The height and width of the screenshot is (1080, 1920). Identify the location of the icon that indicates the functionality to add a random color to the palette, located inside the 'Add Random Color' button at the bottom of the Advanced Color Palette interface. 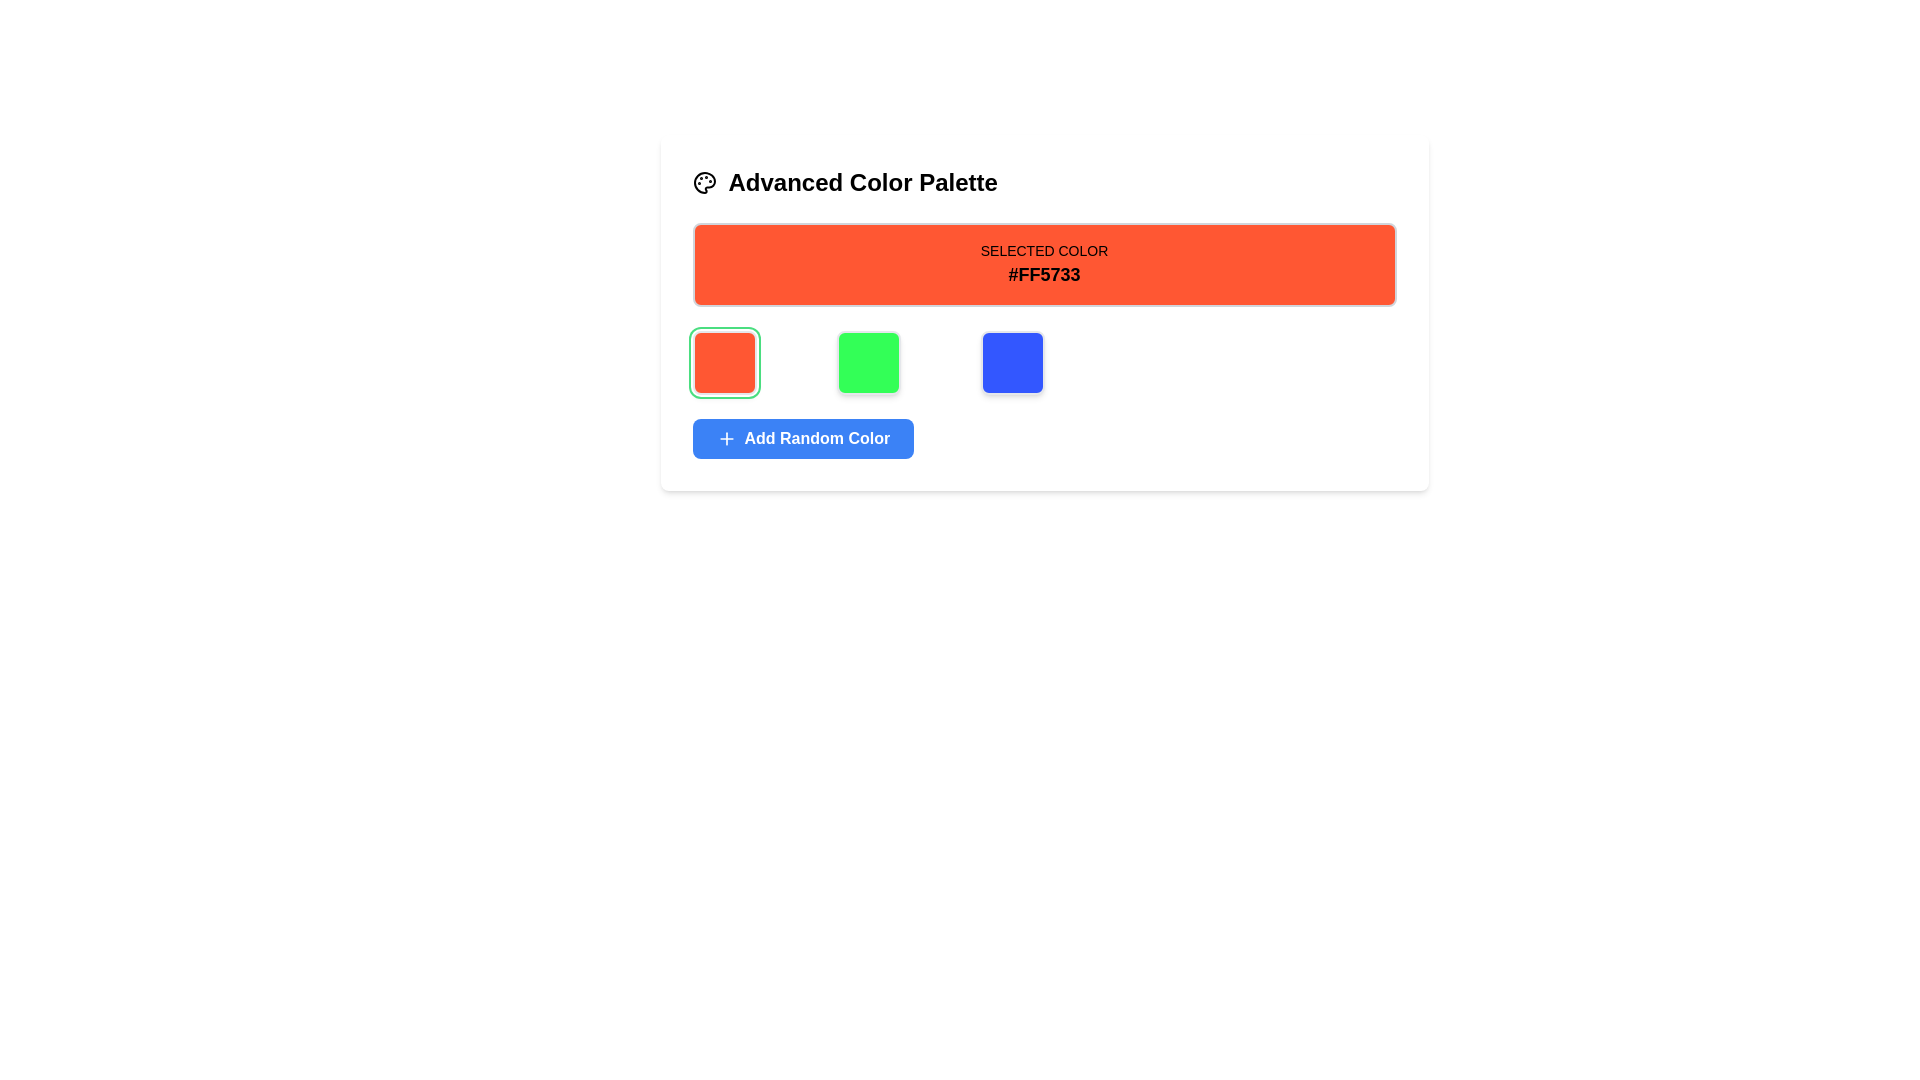
(725, 438).